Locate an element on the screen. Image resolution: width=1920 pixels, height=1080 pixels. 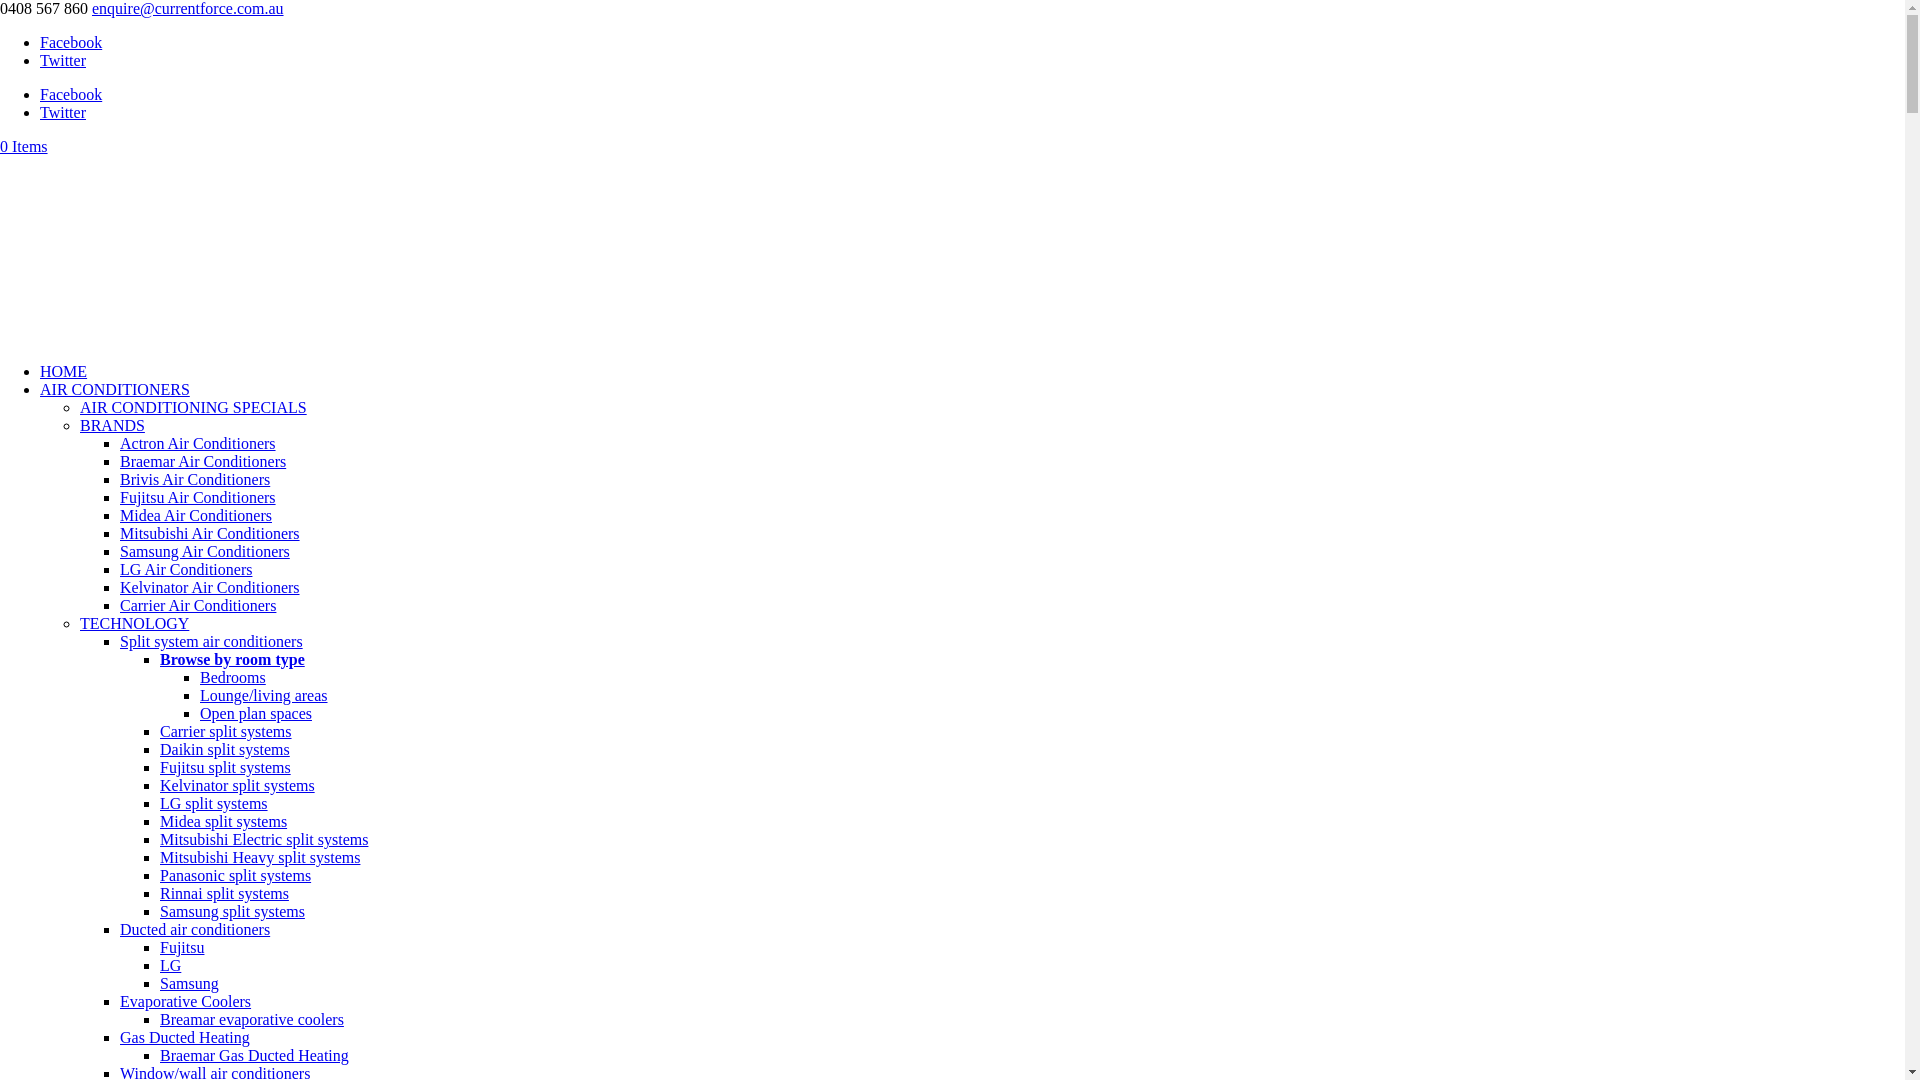
'Fujitsu Air Conditioners' is located at coordinates (119, 496).